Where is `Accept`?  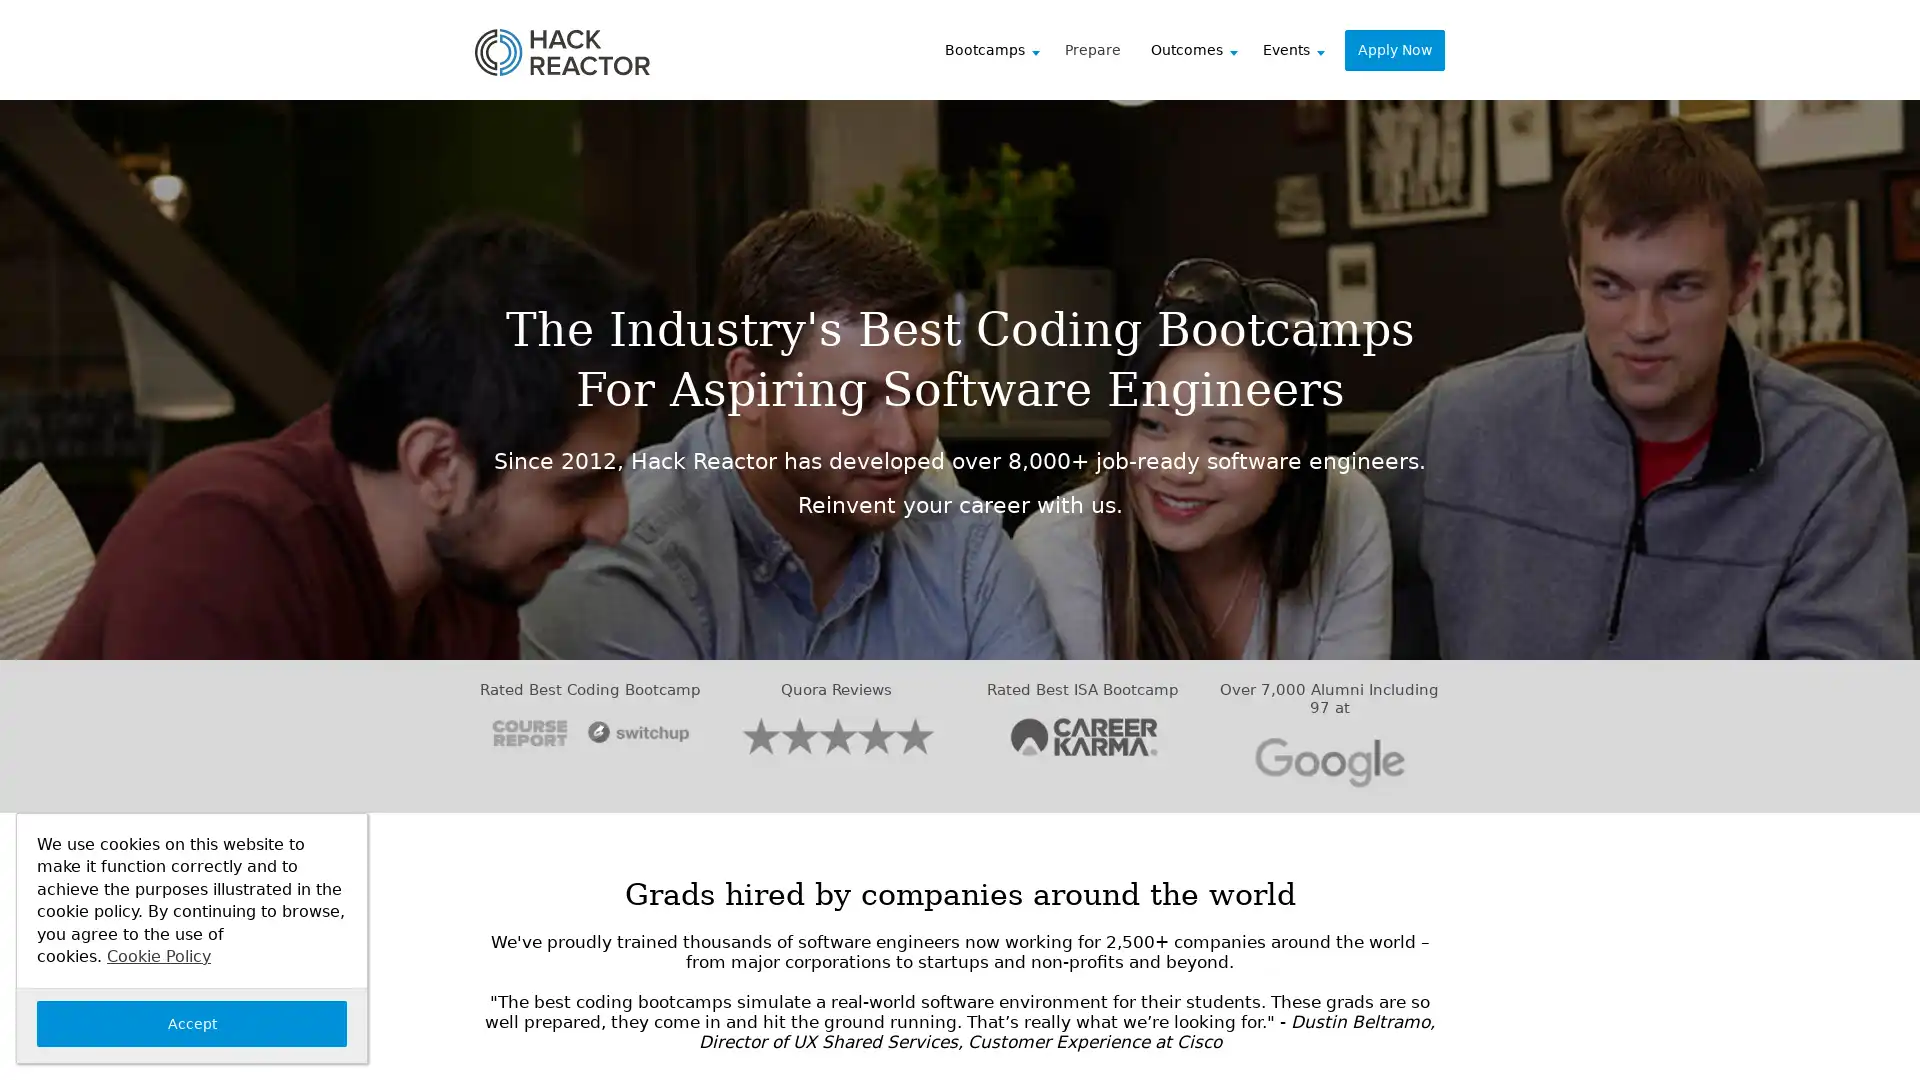
Accept is located at coordinates (192, 1023).